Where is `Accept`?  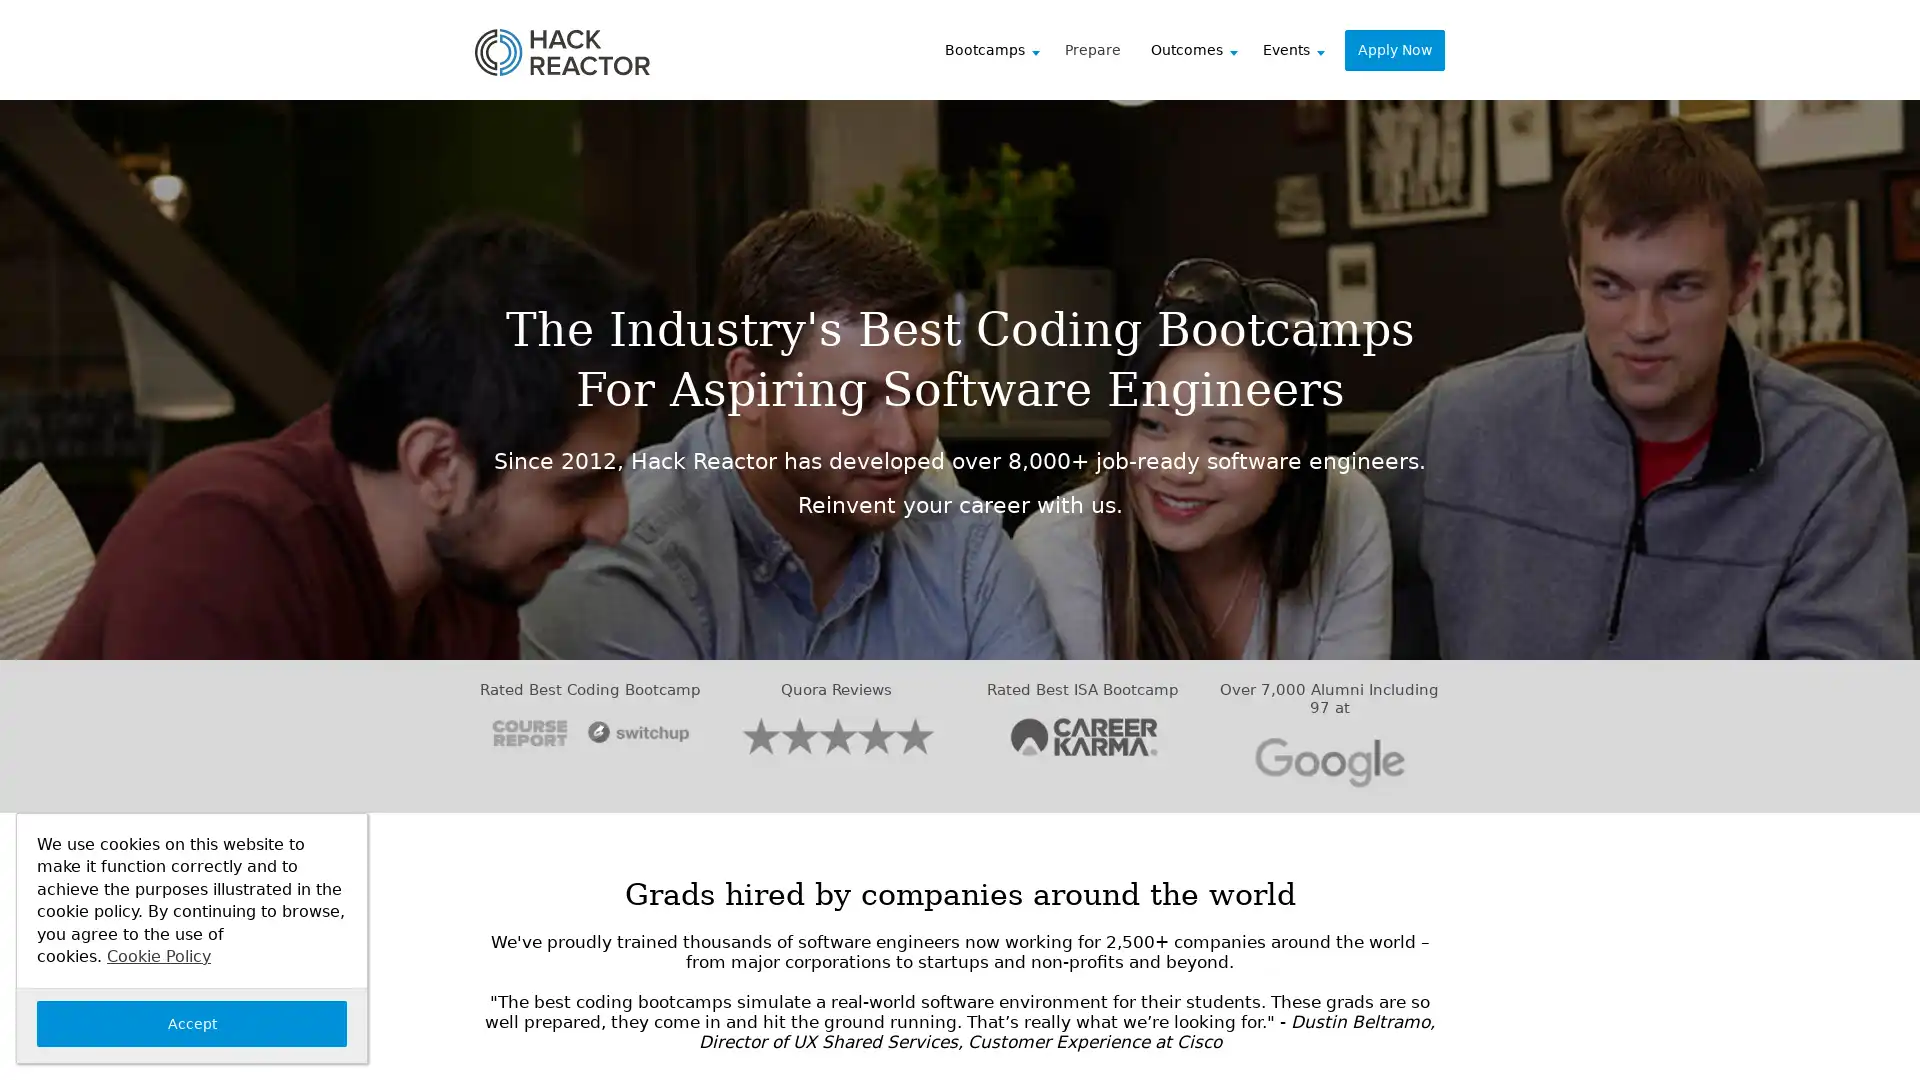
Accept is located at coordinates (192, 1023).